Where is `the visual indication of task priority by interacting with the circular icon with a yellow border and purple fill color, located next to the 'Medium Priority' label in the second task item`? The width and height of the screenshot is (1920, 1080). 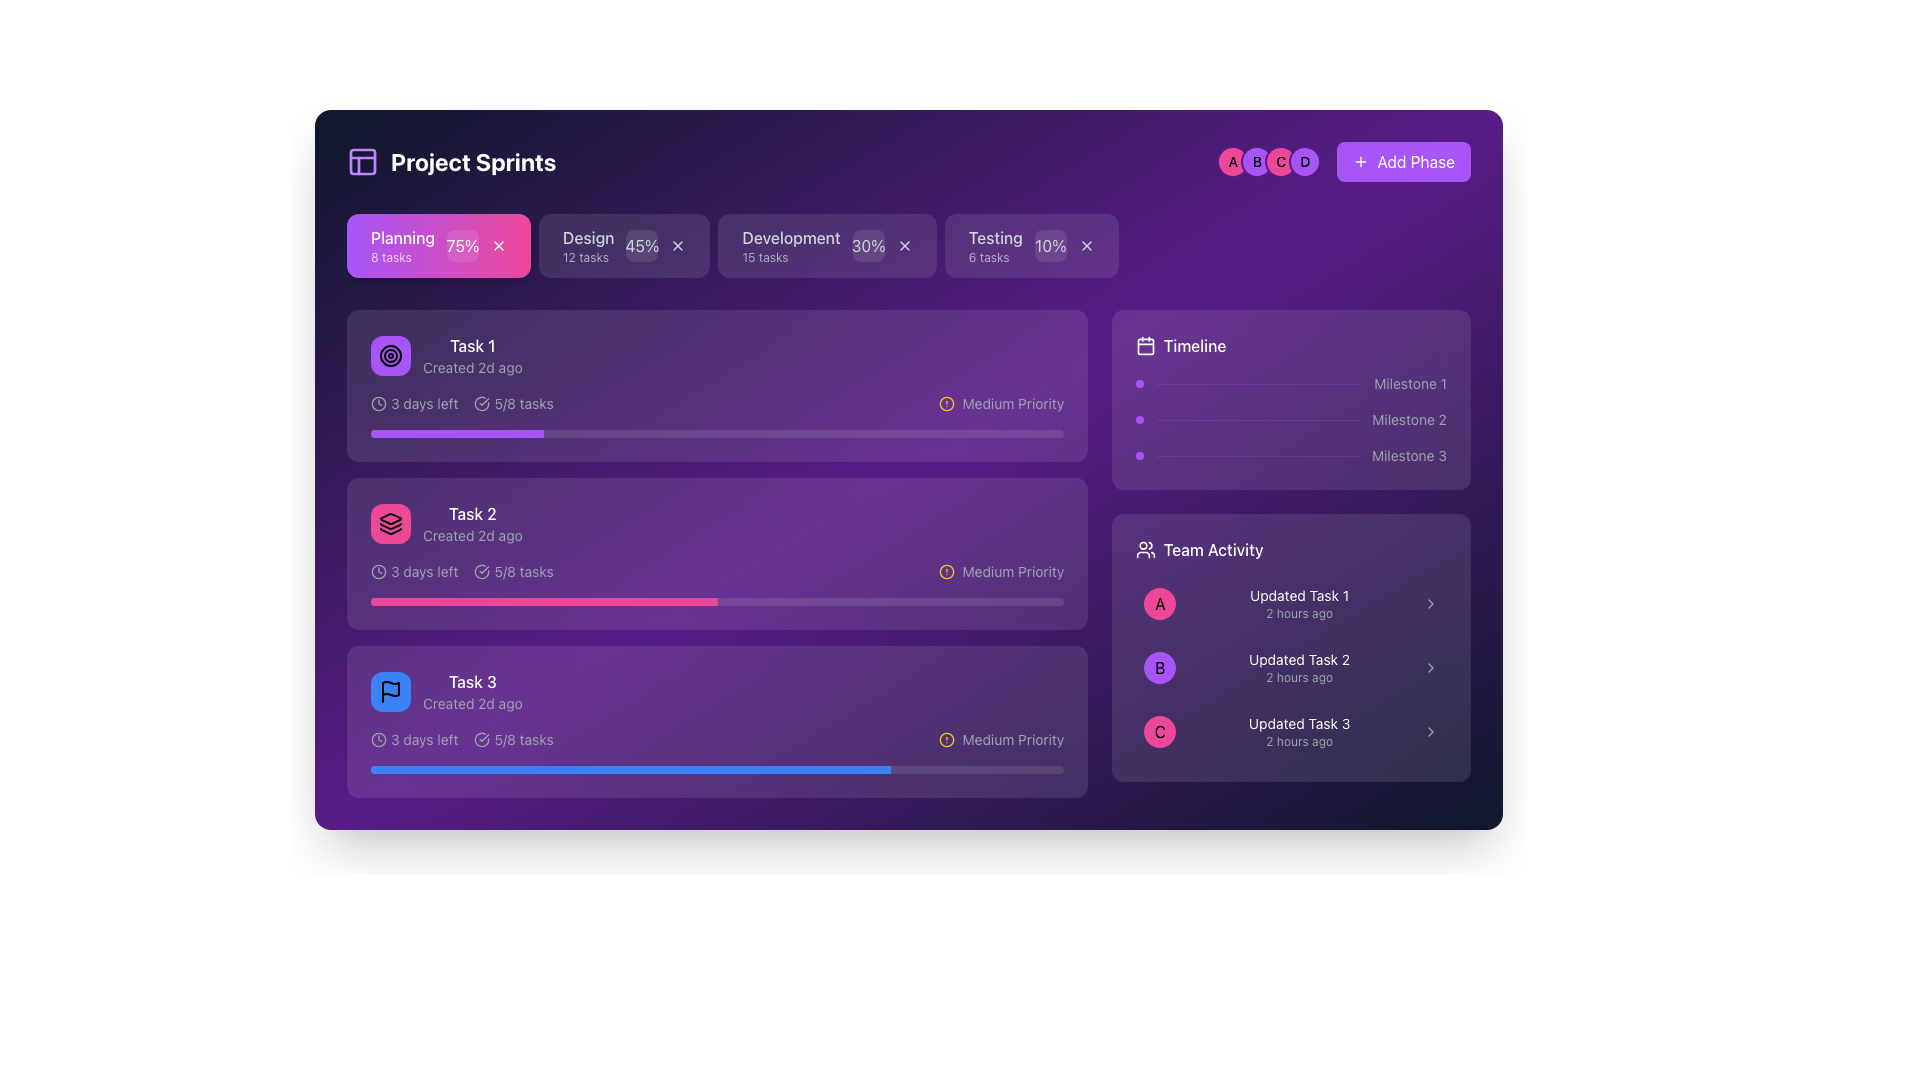
the visual indication of task priority by interacting with the circular icon with a yellow border and purple fill color, located next to the 'Medium Priority' label in the second task item is located at coordinates (945, 571).